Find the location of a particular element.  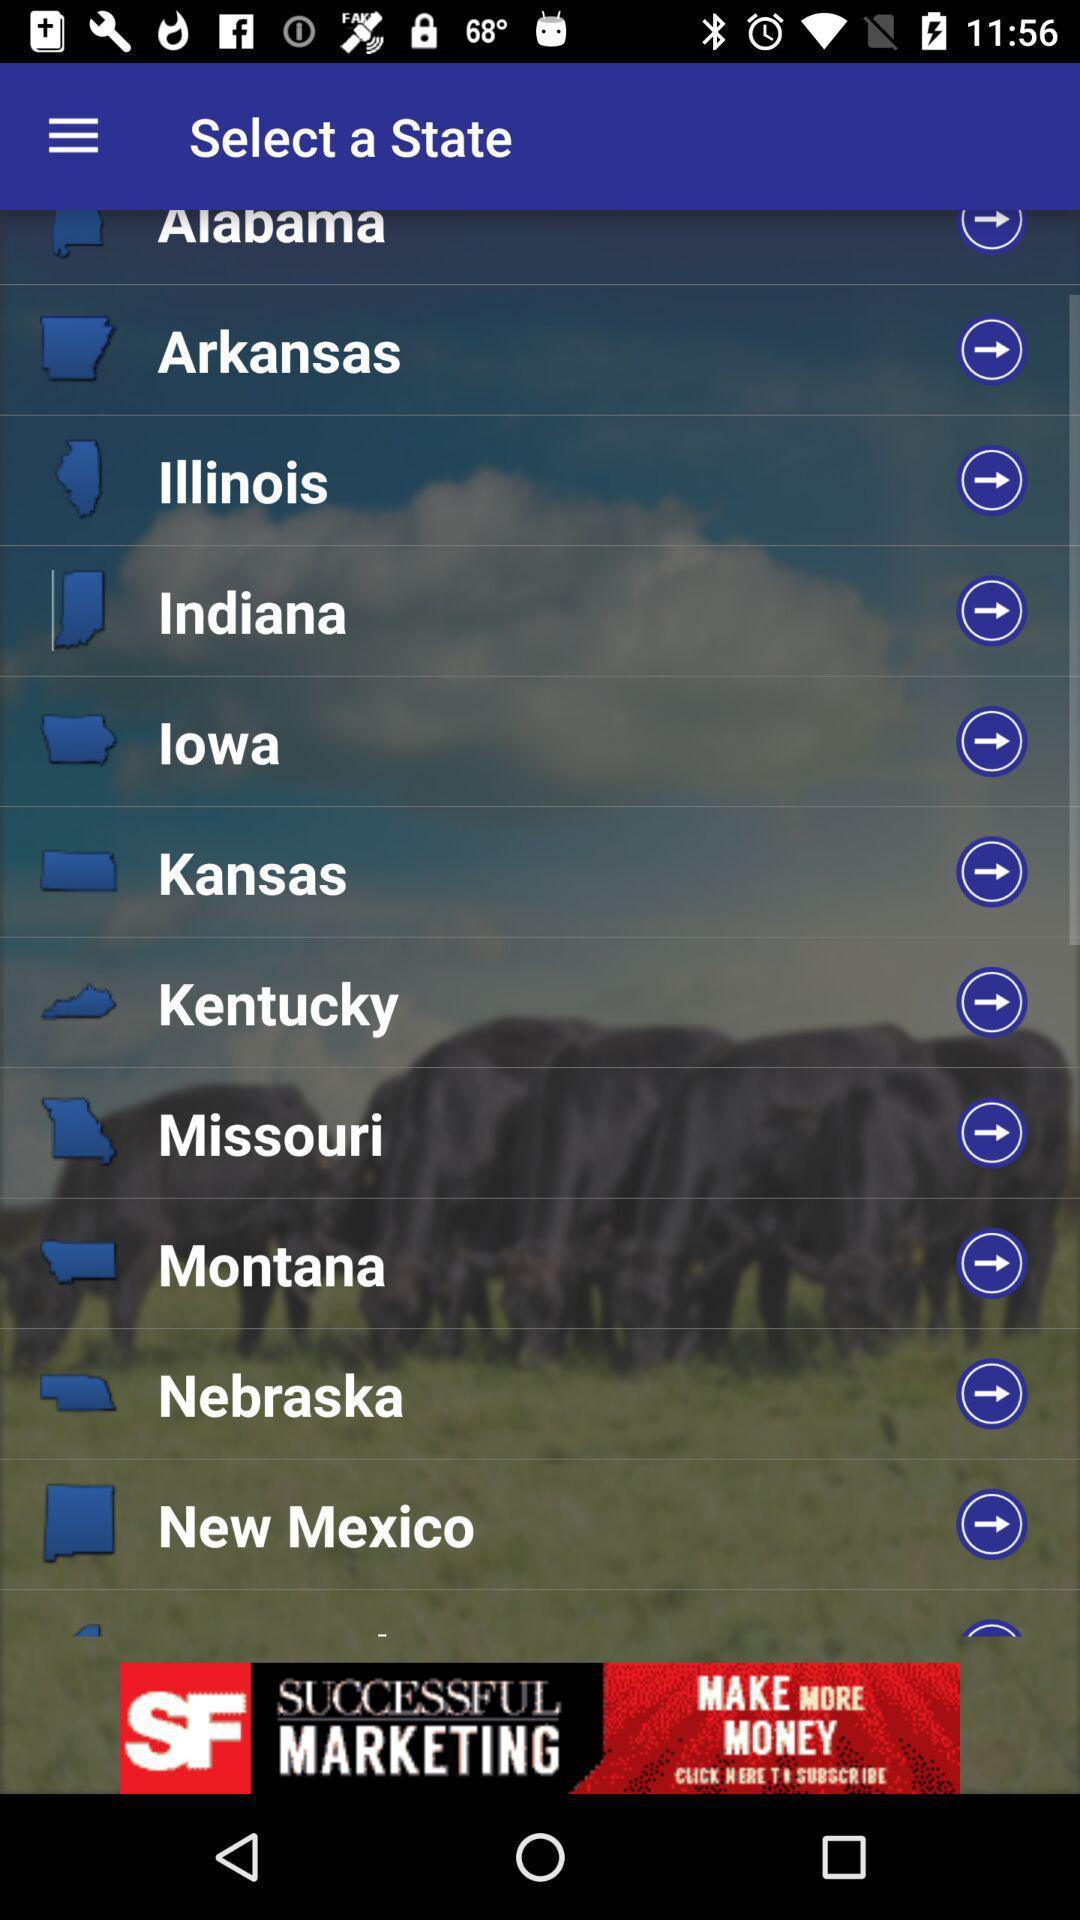

advertisement website is located at coordinates (540, 1727).